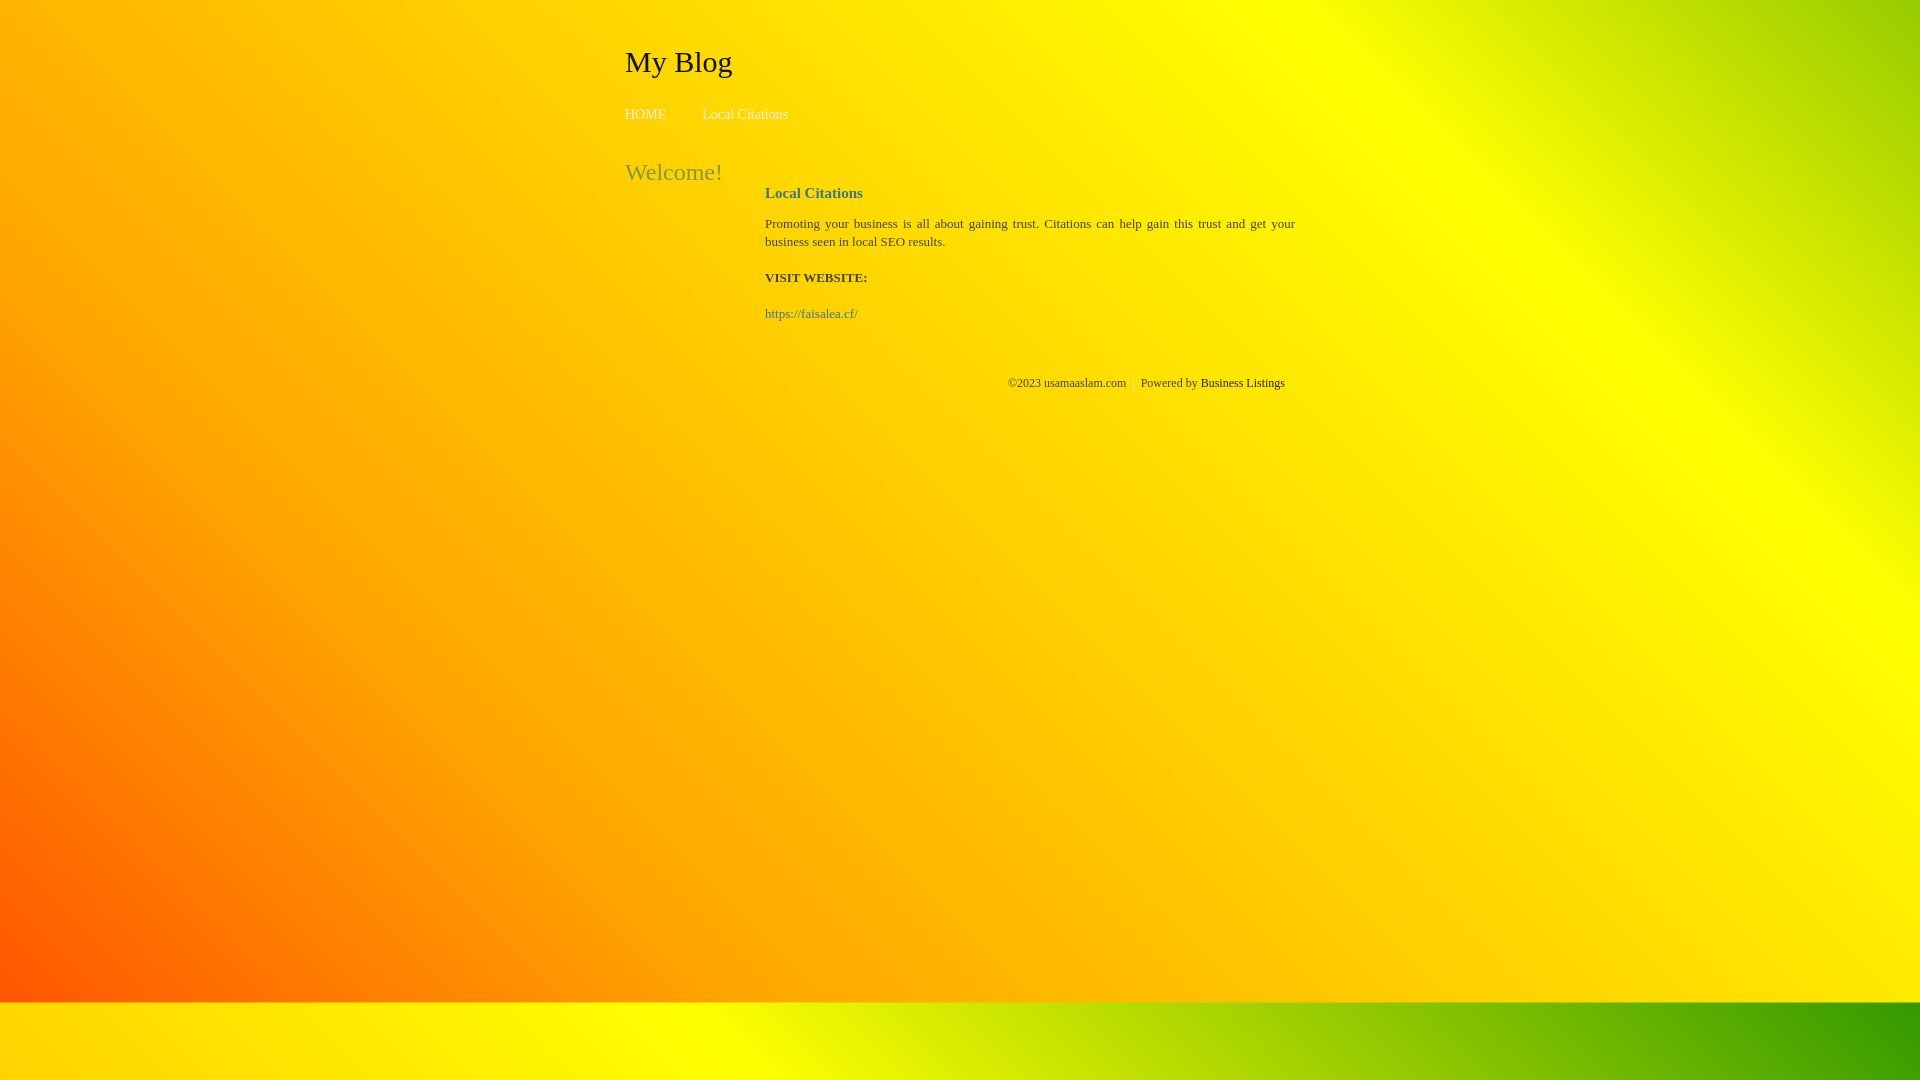  What do you see at coordinates (1242, 382) in the screenshot?
I see `'Business Listings'` at bounding box center [1242, 382].